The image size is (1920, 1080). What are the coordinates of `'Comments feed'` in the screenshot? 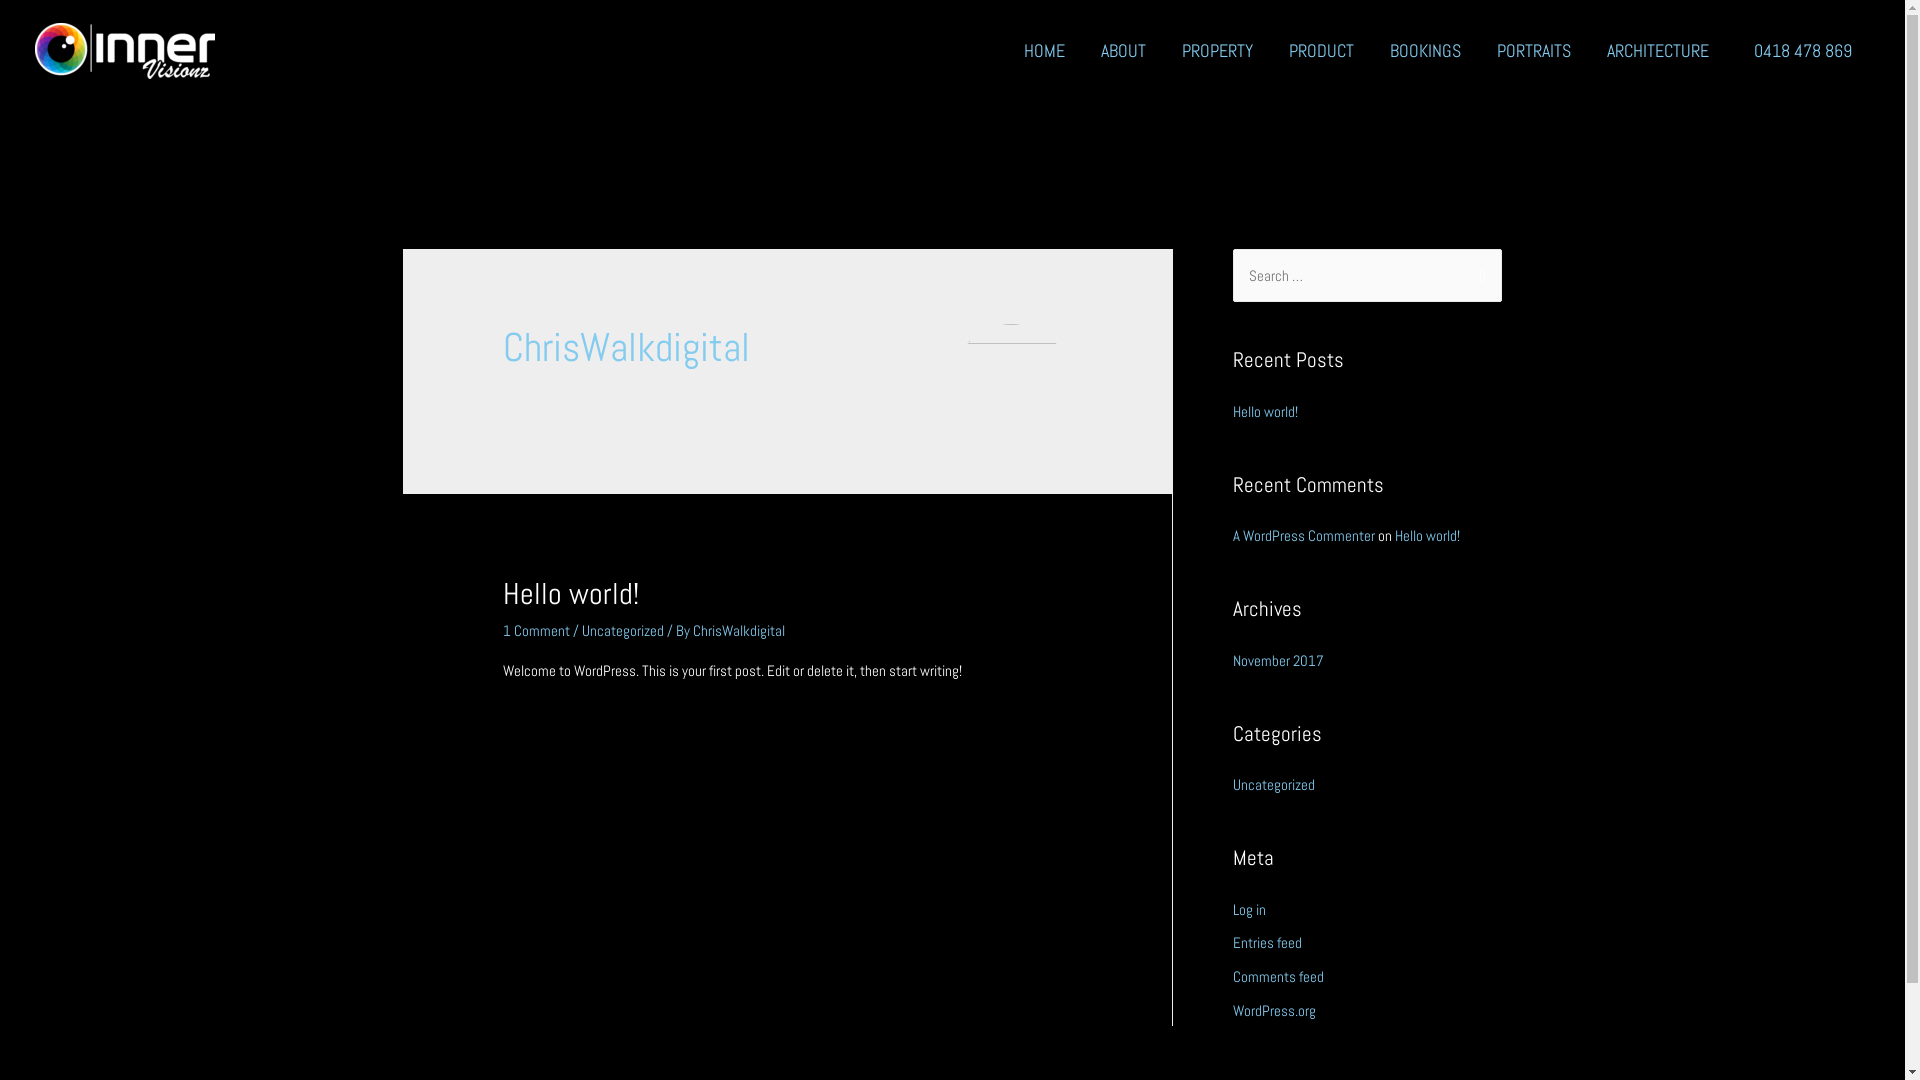 It's located at (1276, 975).